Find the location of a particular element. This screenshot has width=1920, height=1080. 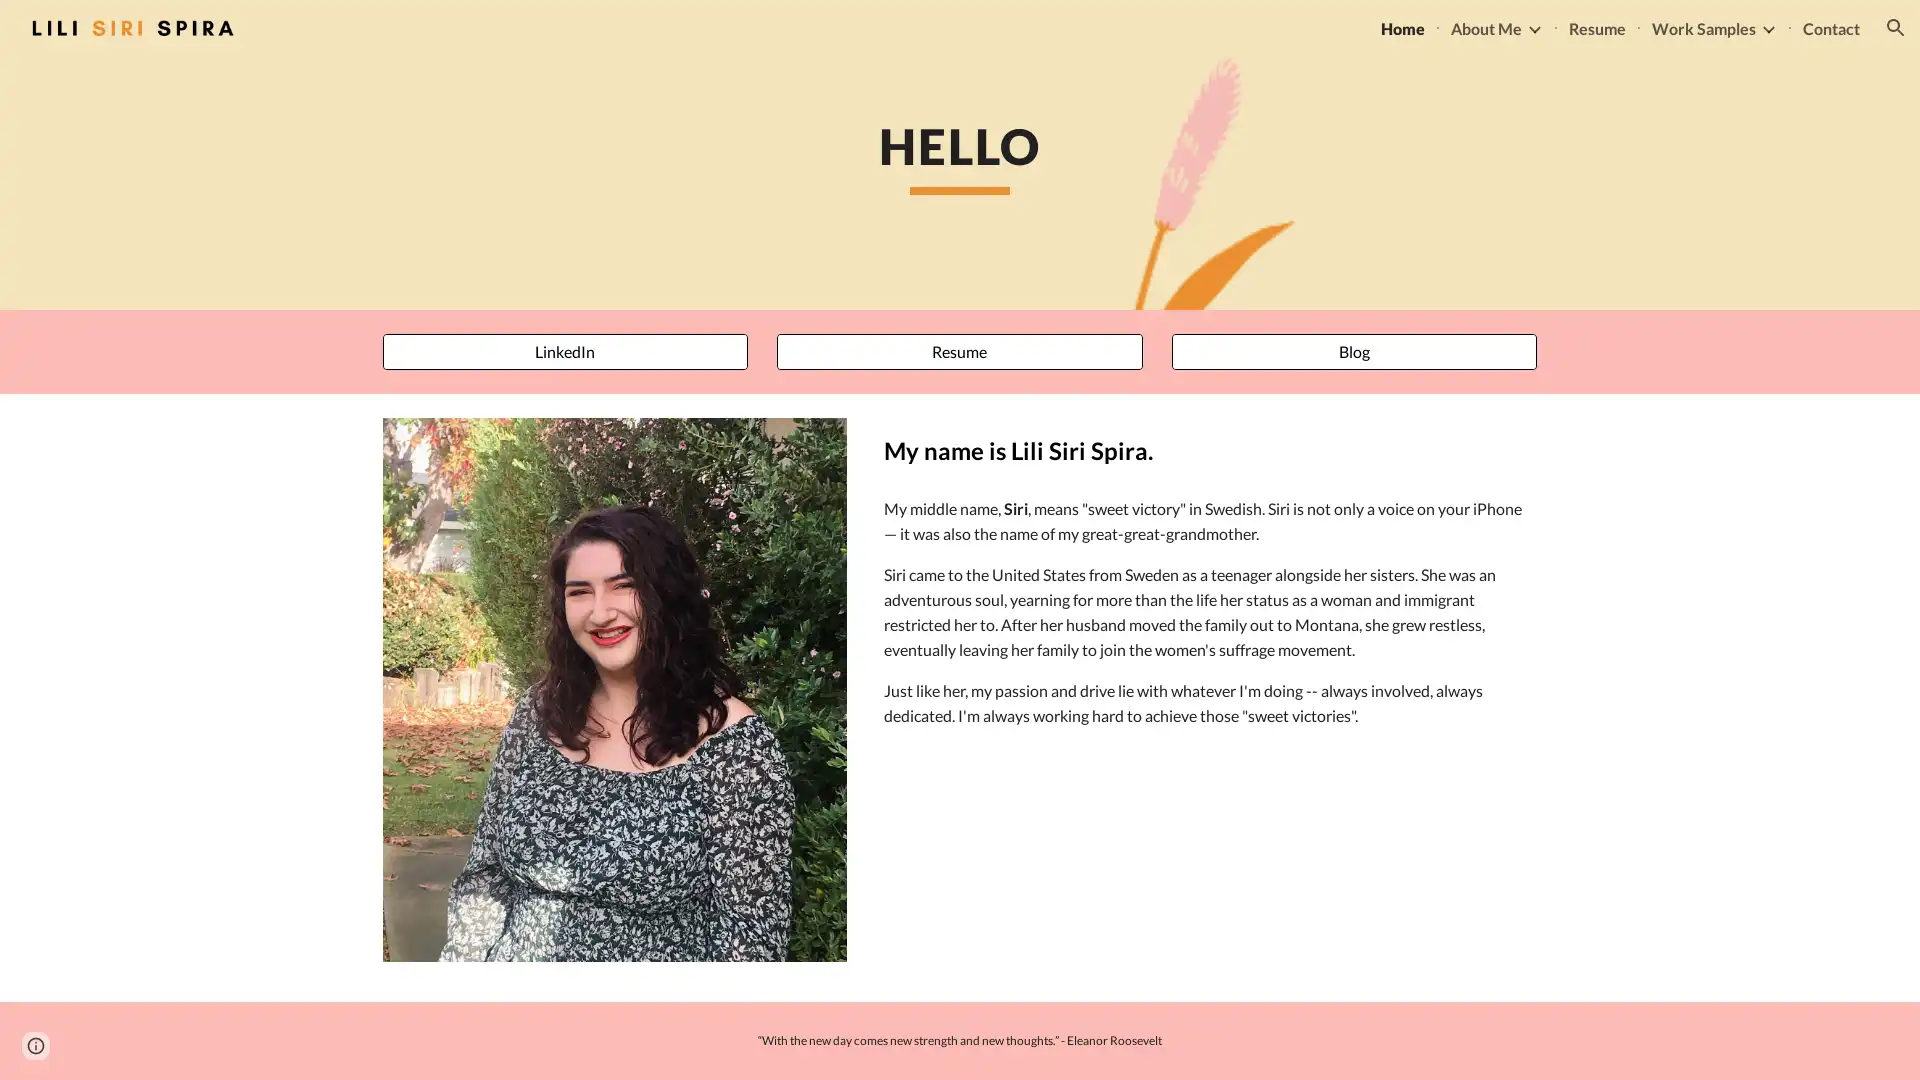

Site actions is located at coordinates (35, 1044).